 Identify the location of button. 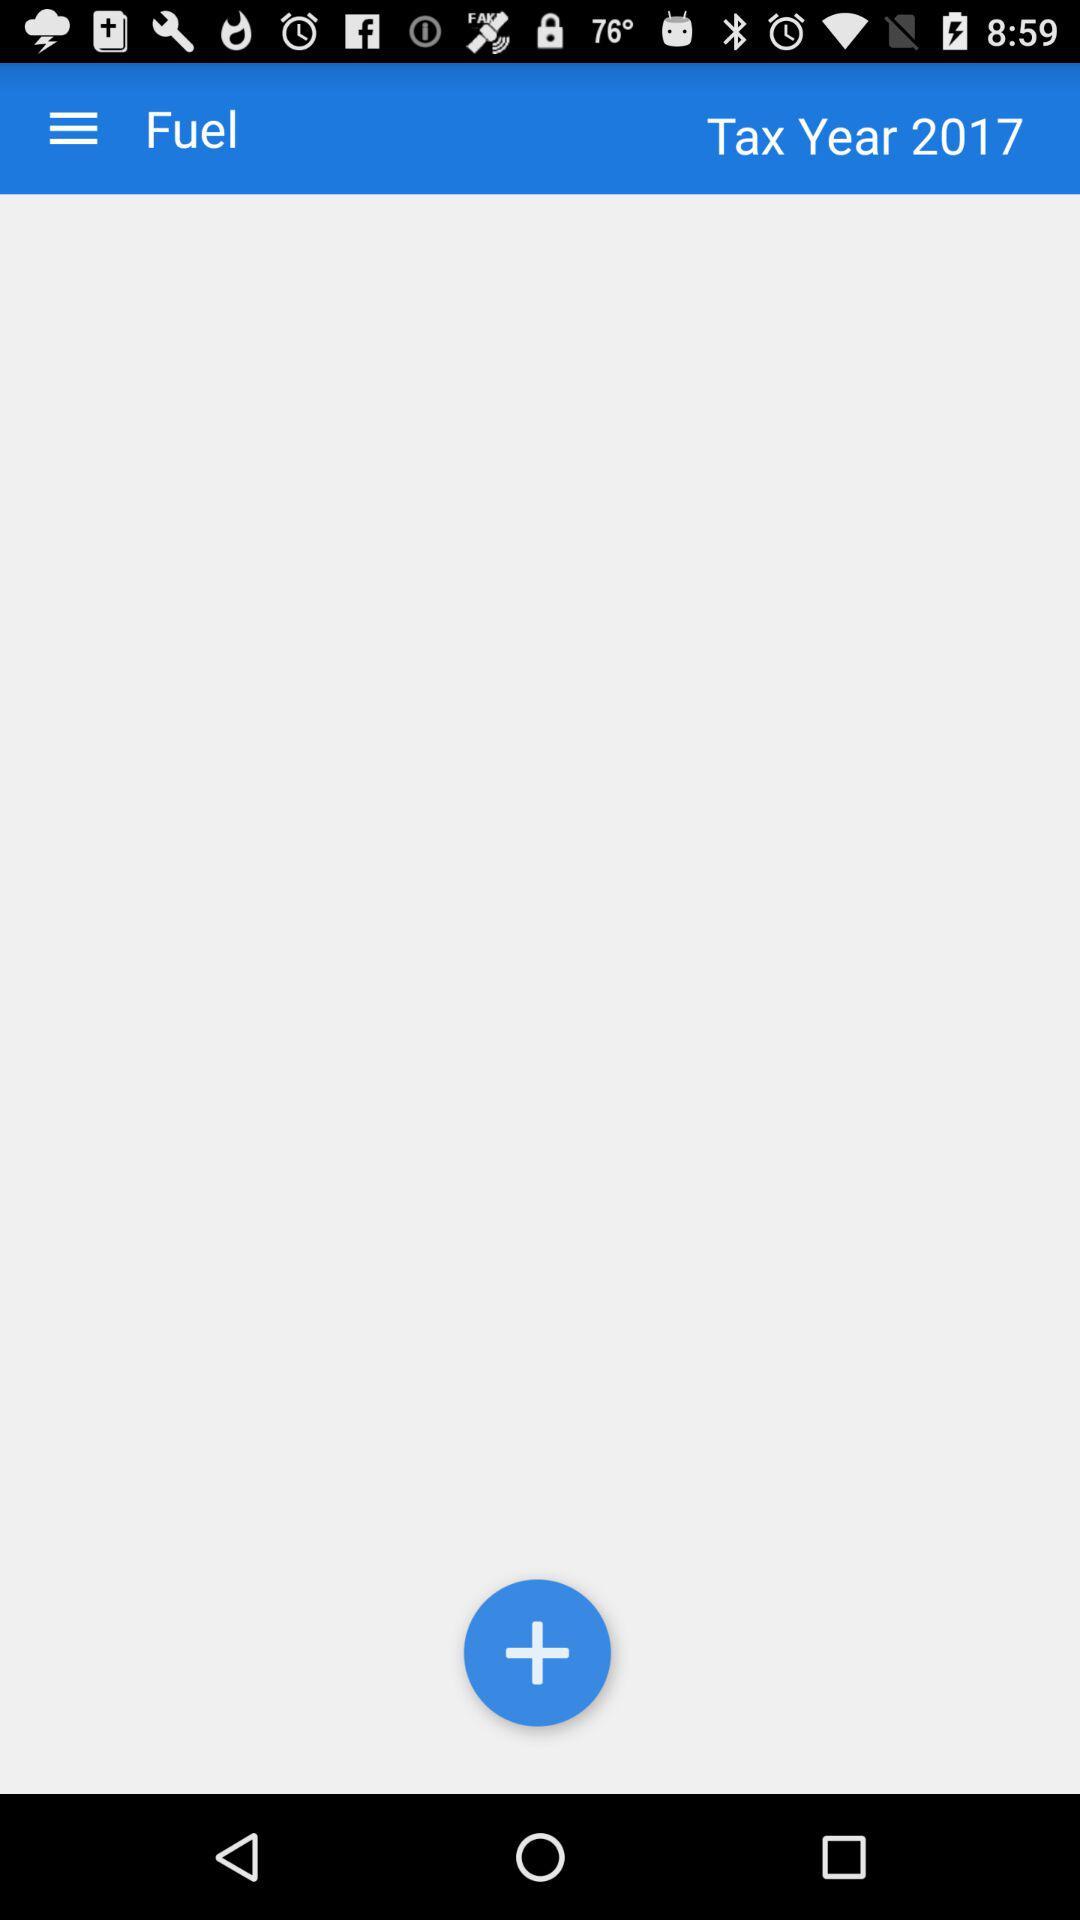
(540, 1657).